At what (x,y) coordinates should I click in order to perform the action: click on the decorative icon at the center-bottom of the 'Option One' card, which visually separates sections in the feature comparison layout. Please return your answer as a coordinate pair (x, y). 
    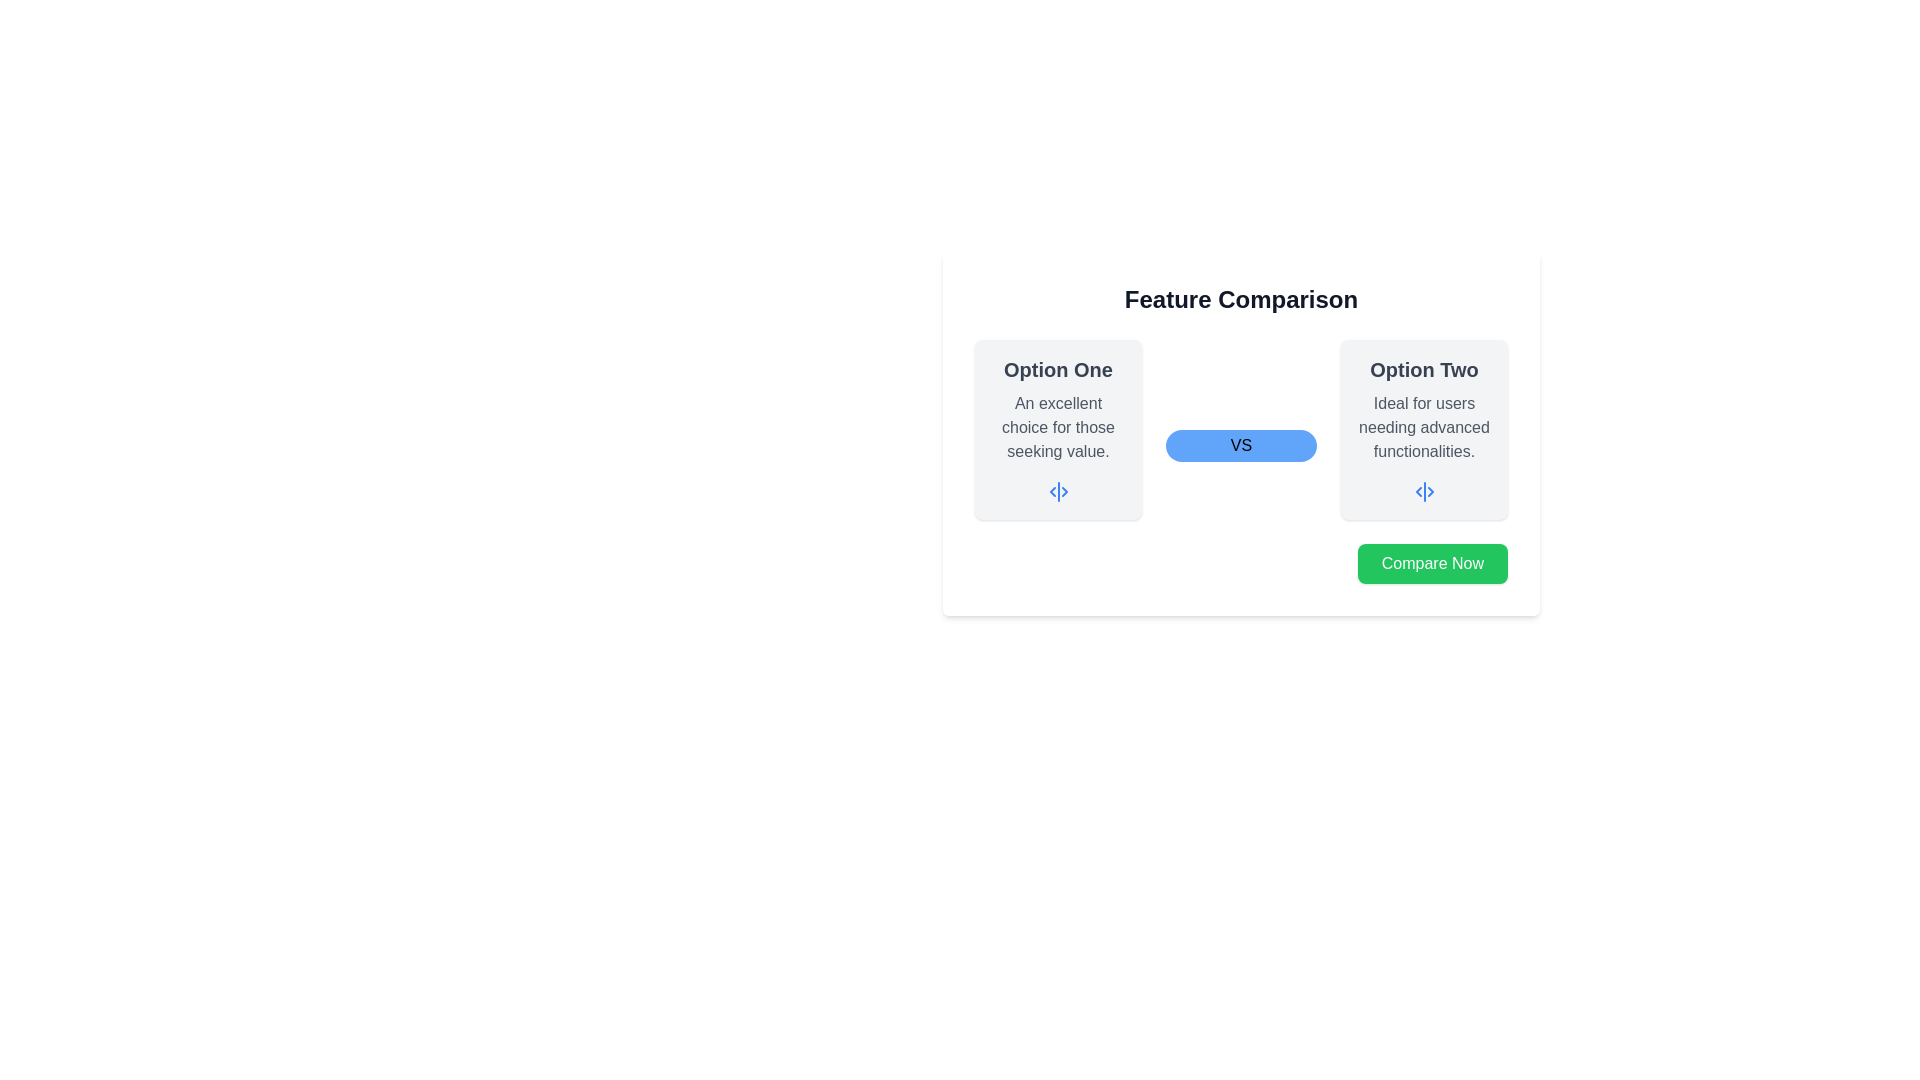
    Looking at the image, I should click on (1057, 492).